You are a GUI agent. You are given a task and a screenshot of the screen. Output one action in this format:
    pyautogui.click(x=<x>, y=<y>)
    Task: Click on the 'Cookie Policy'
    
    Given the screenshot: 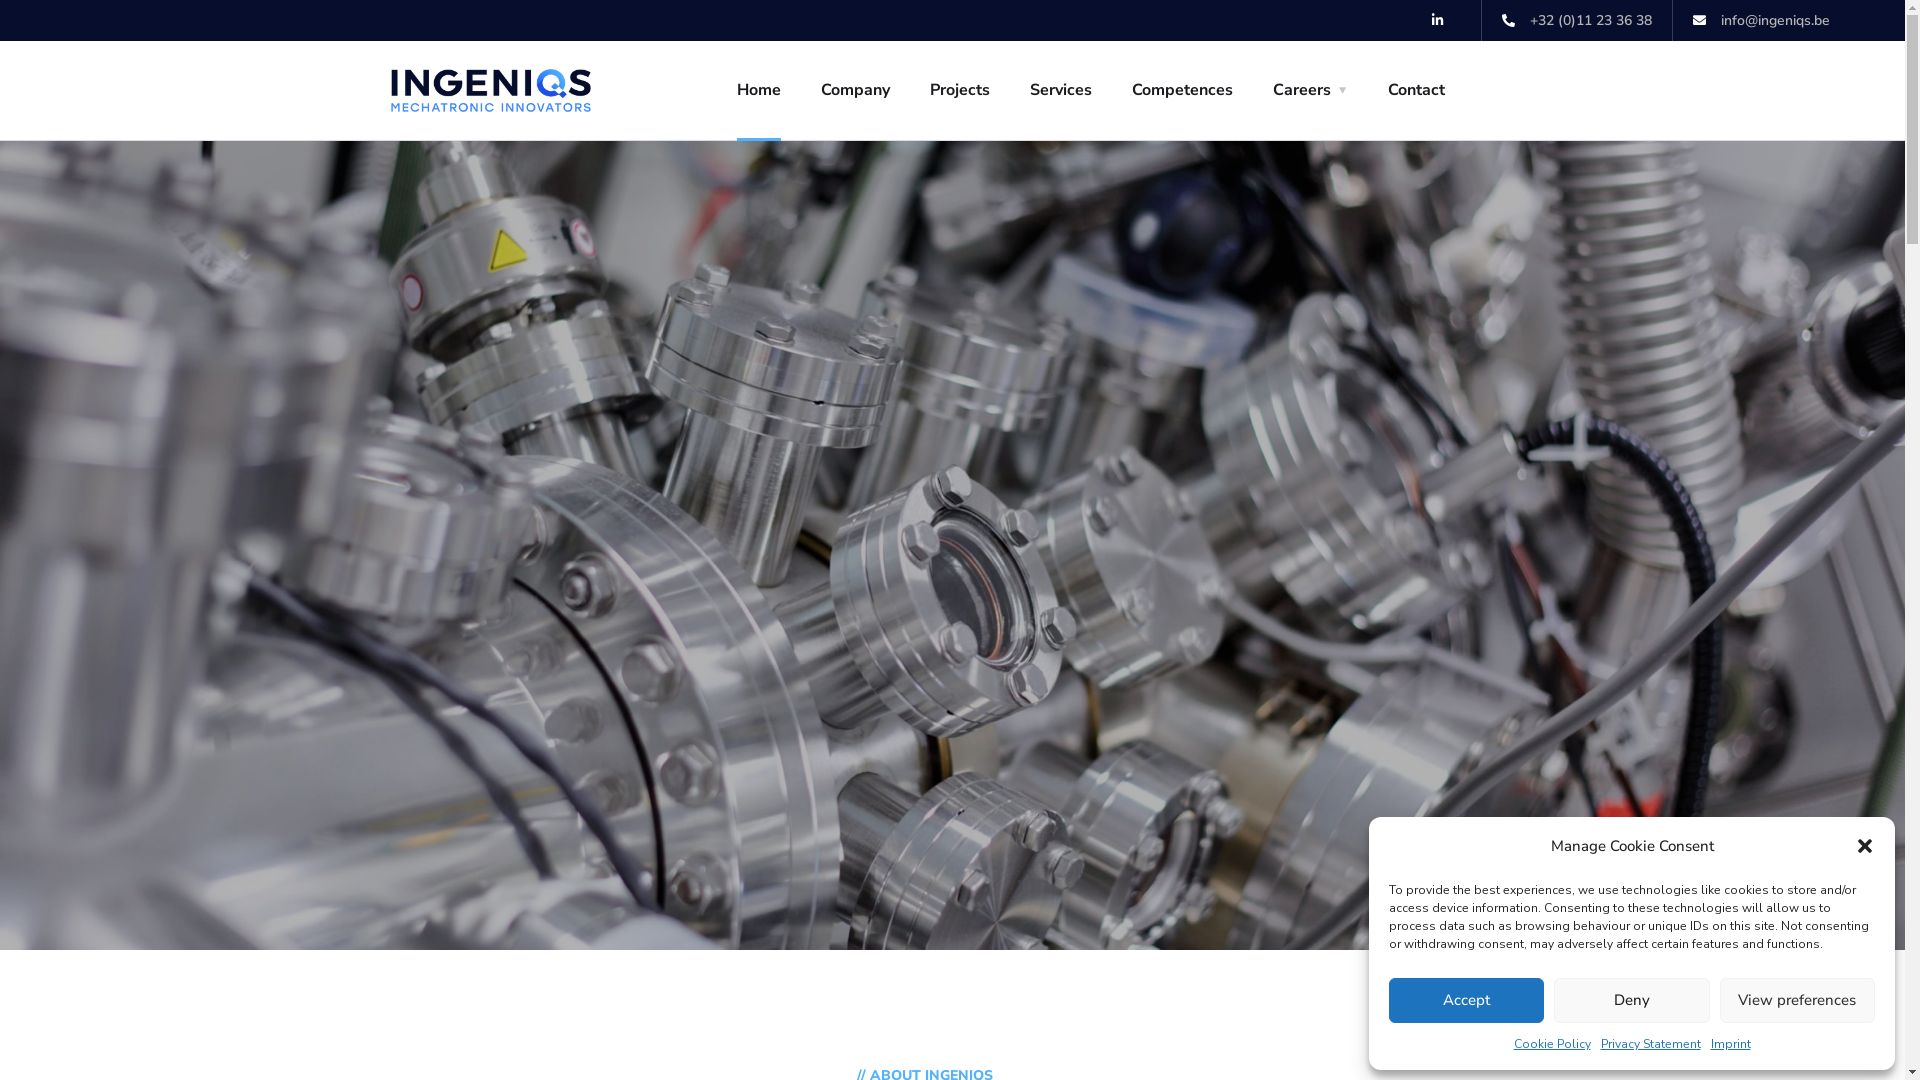 What is the action you would take?
    pyautogui.click(x=1551, y=1042)
    